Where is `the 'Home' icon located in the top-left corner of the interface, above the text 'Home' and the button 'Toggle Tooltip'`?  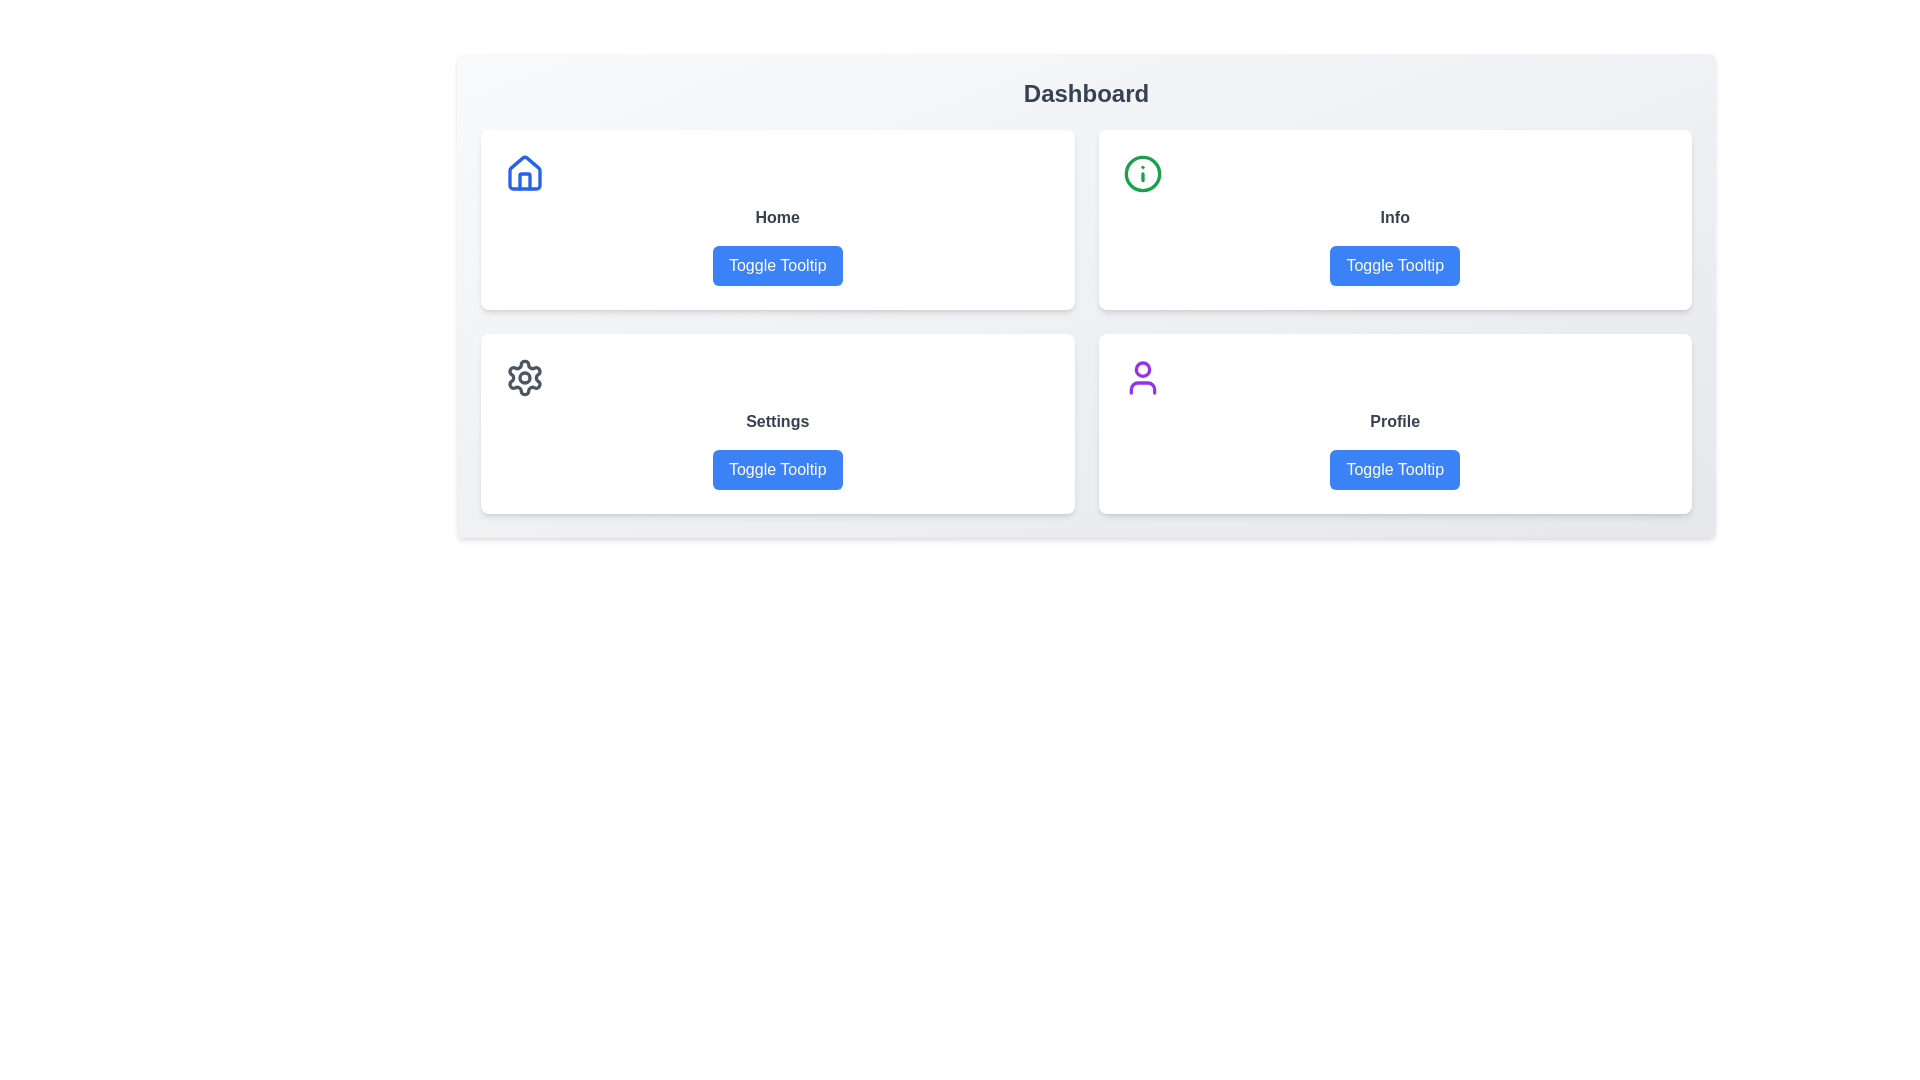 the 'Home' icon located in the top-left corner of the interface, above the text 'Home' and the button 'Toggle Tooltip' is located at coordinates (524, 172).